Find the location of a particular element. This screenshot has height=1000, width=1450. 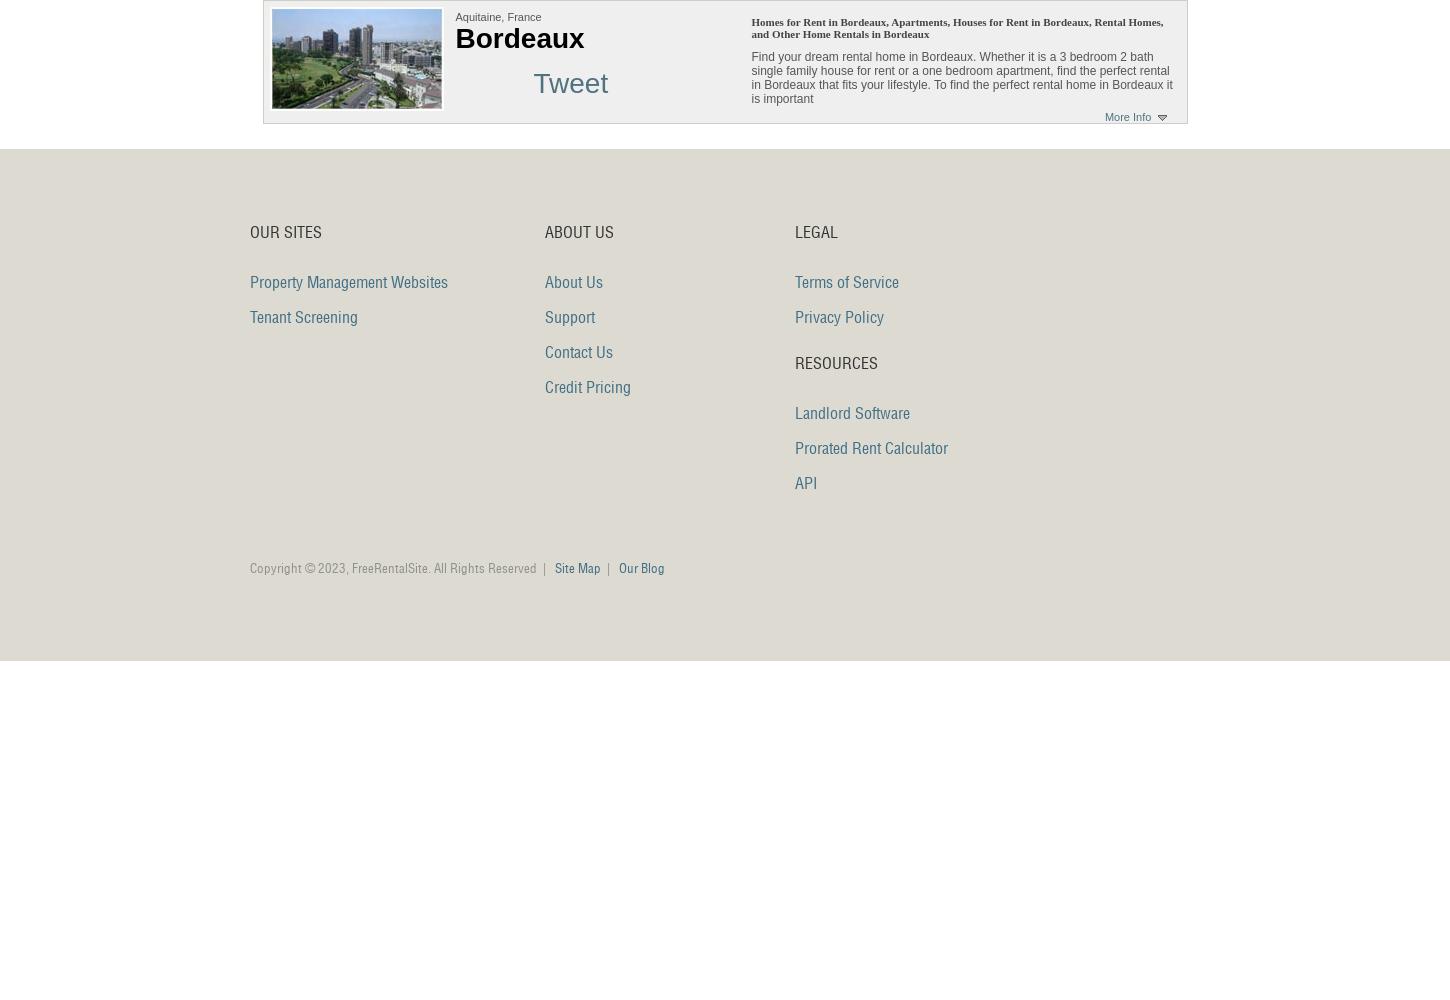

'Tenant Screening' is located at coordinates (304, 316).